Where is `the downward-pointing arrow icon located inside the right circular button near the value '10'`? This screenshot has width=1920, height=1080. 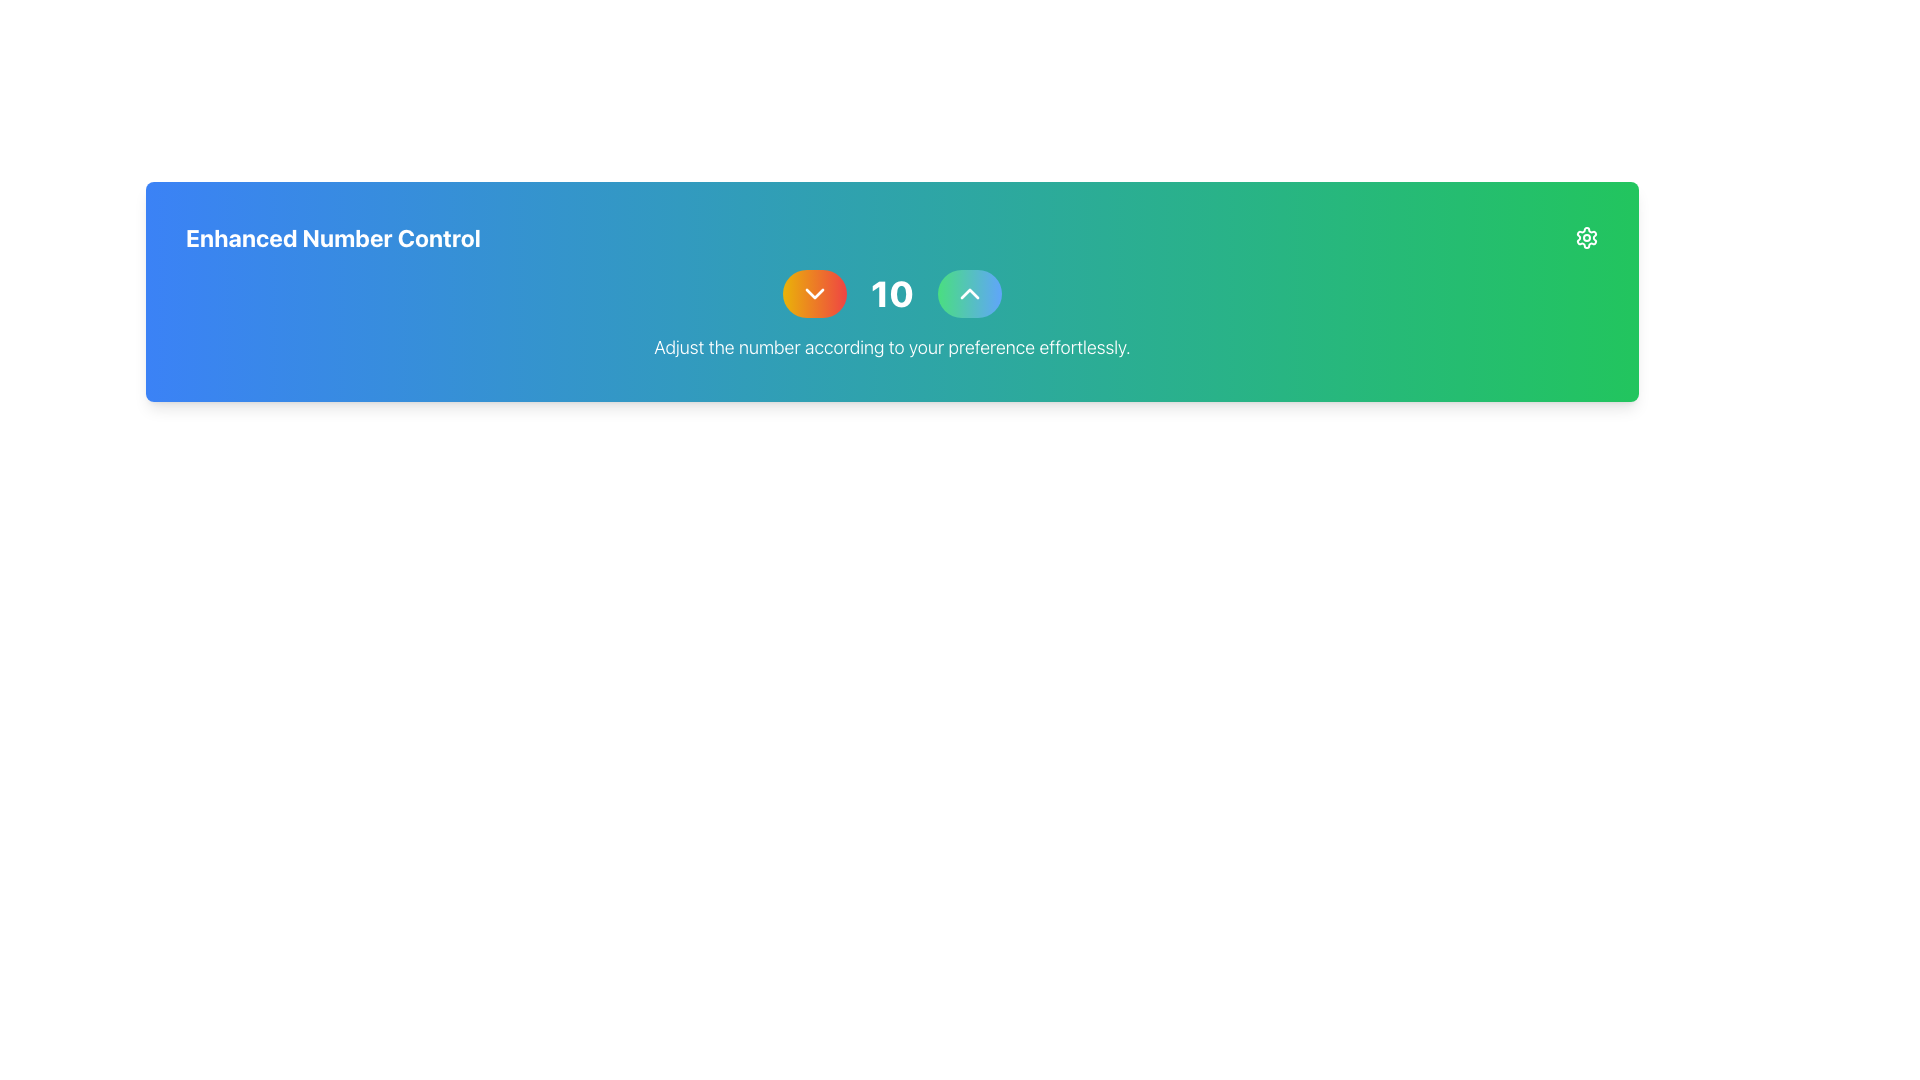
the downward-pointing arrow icon located inside the right circular button near the value '10' is located at coordinates (815, 293).